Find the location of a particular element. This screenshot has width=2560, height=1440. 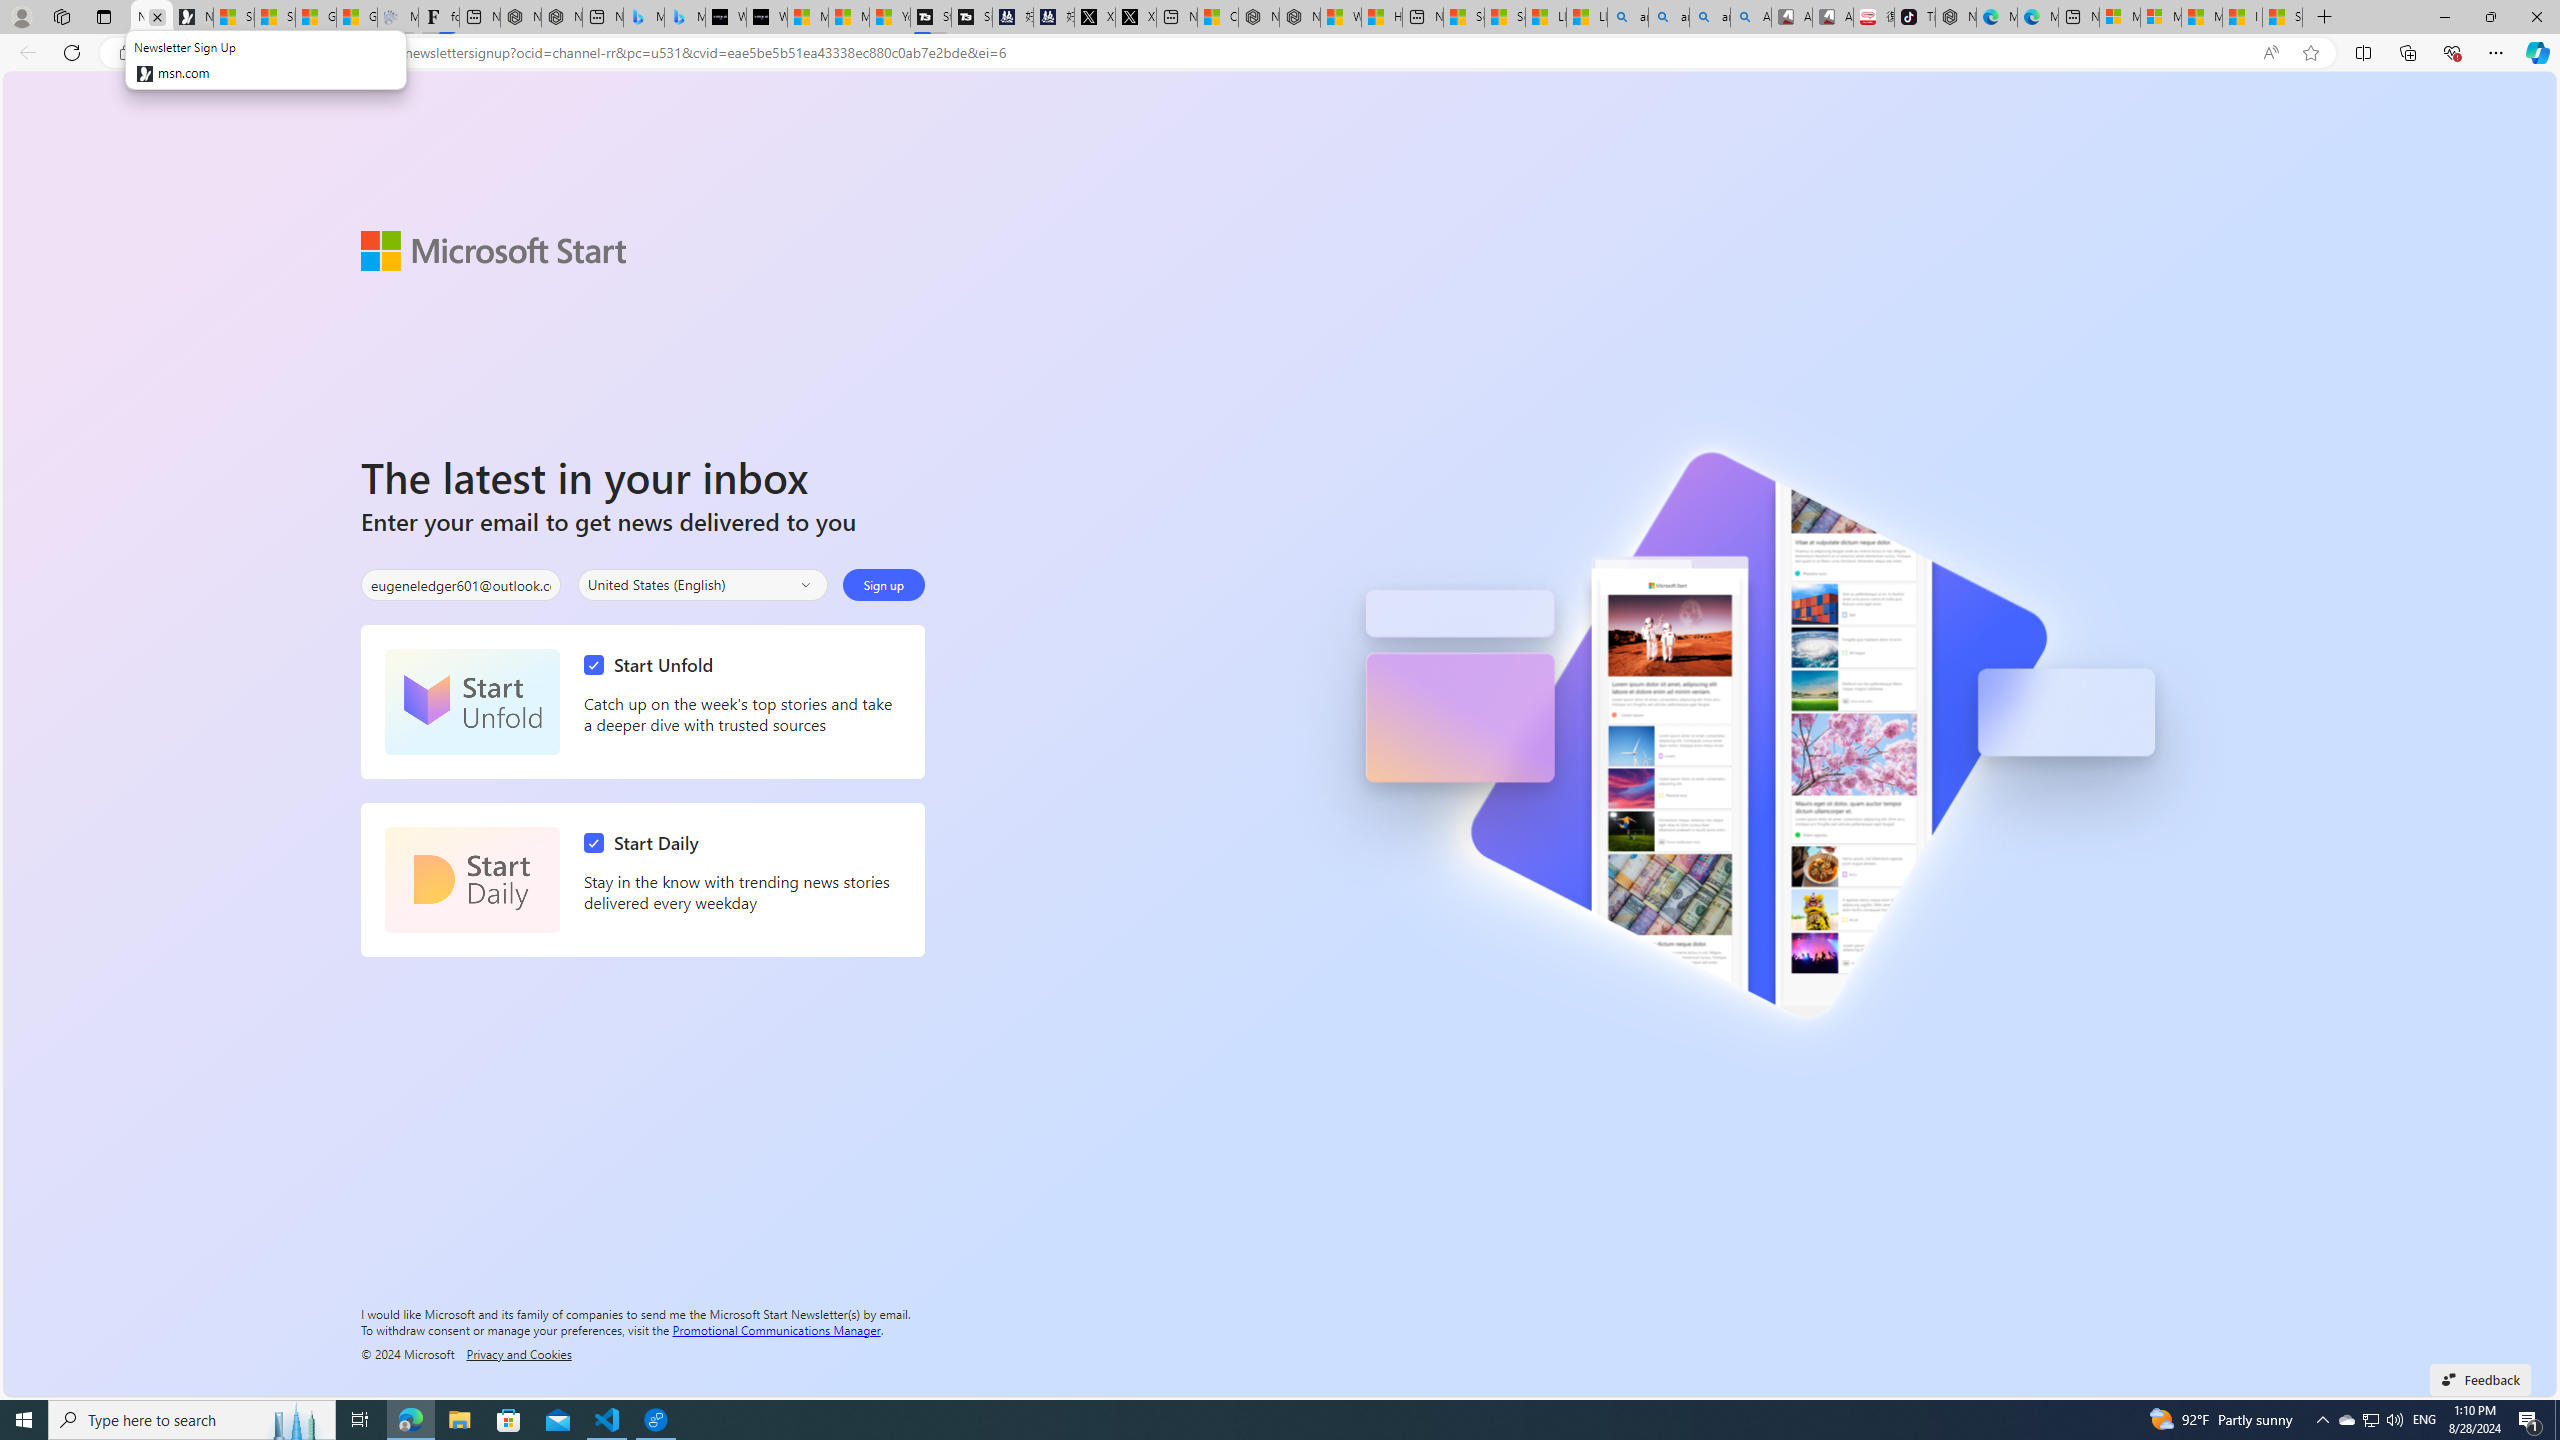

'Start Unfold' is located at coordinates (653, 665).